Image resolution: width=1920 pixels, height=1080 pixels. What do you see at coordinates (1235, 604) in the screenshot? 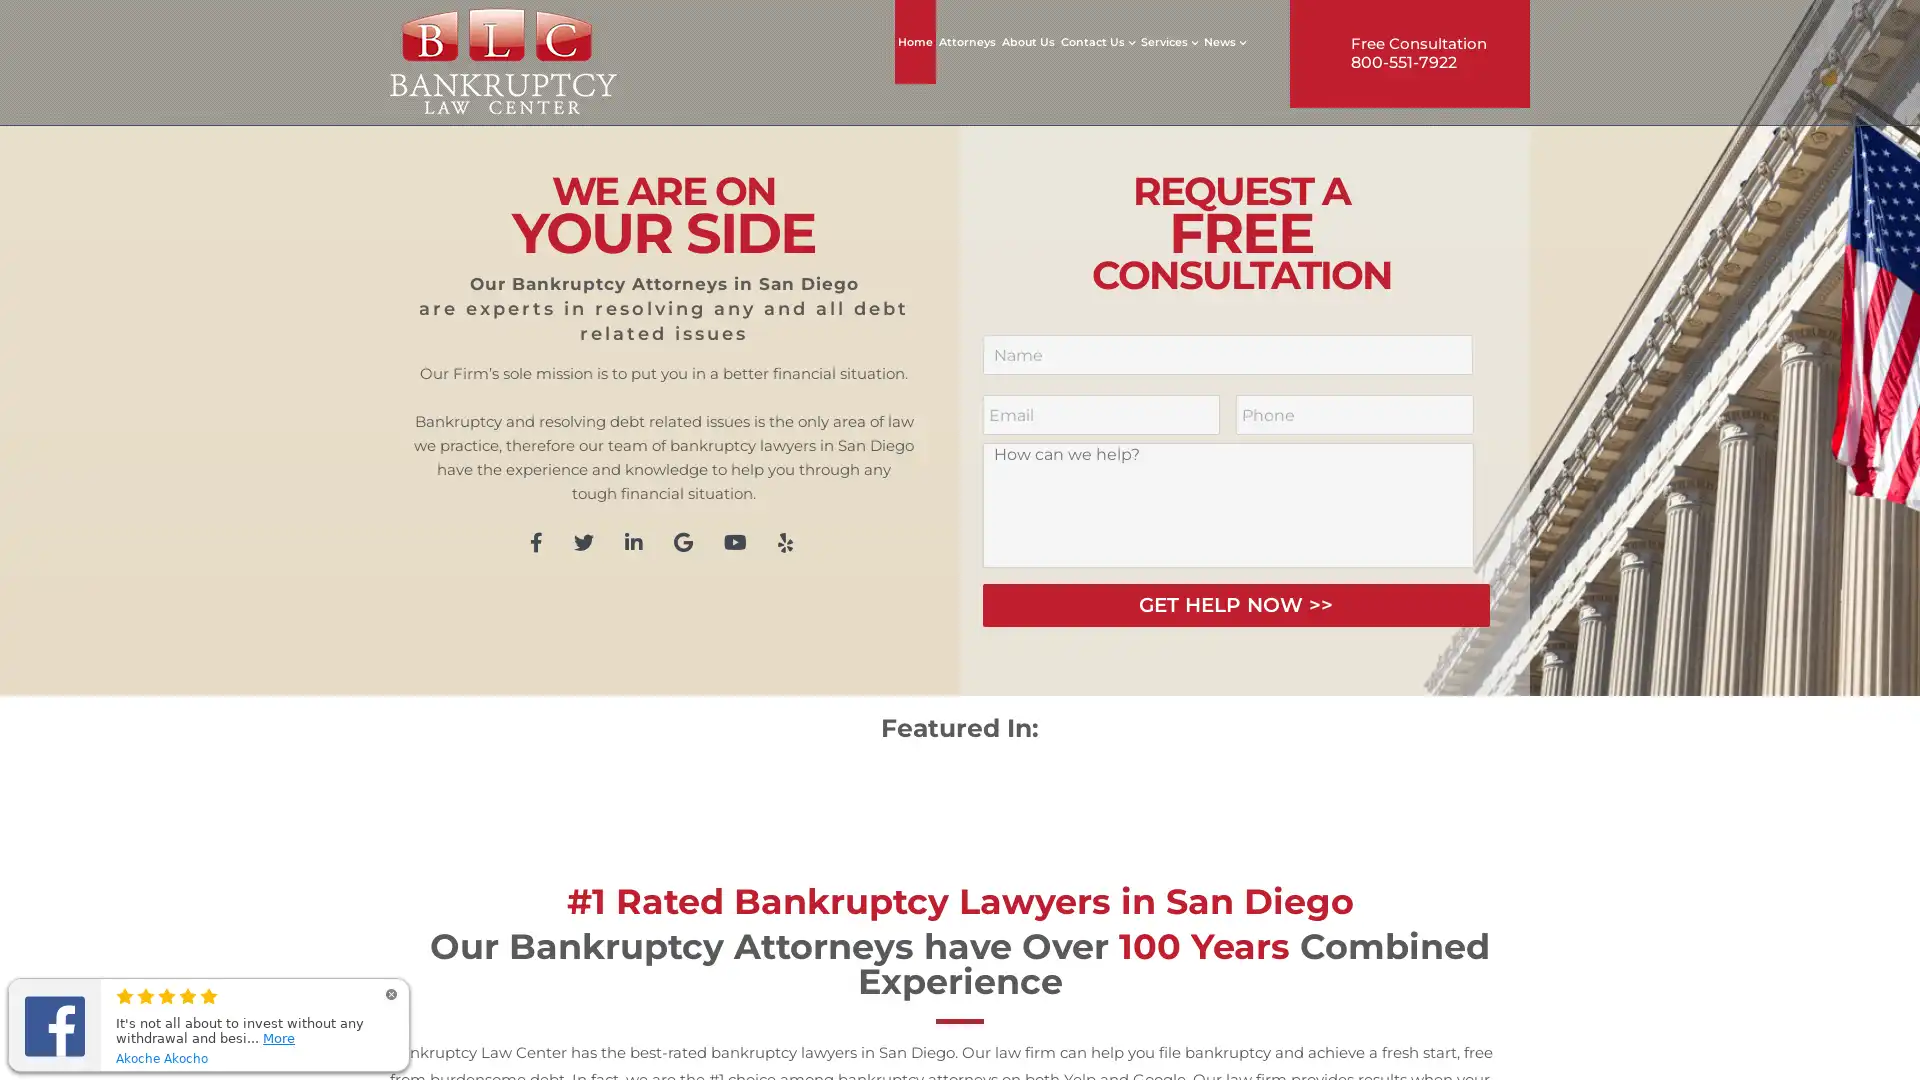
I see `GET HELP NOW >>` at bounding box center [1235, 604].